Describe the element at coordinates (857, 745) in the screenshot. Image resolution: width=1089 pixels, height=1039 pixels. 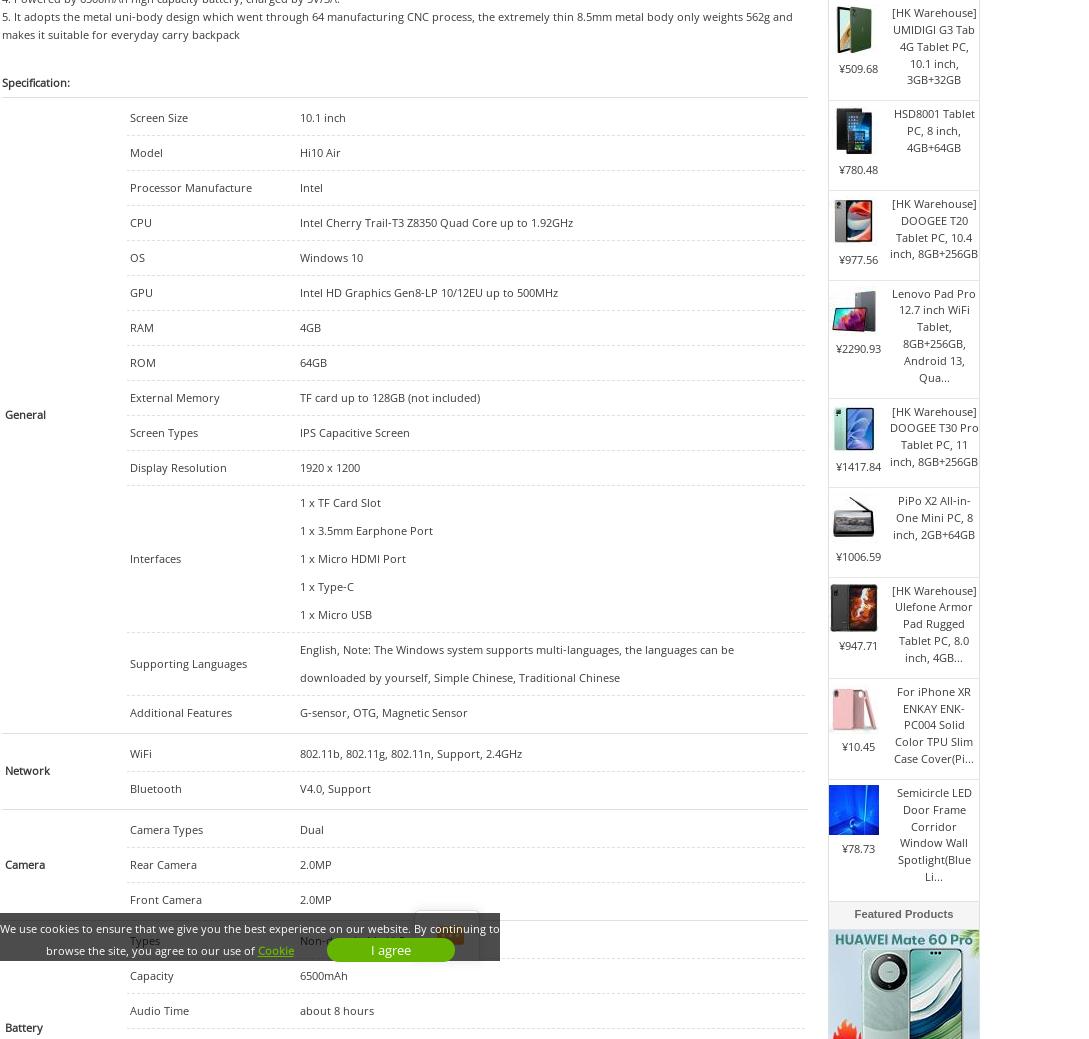
I see `'¥10.45'` at that location.